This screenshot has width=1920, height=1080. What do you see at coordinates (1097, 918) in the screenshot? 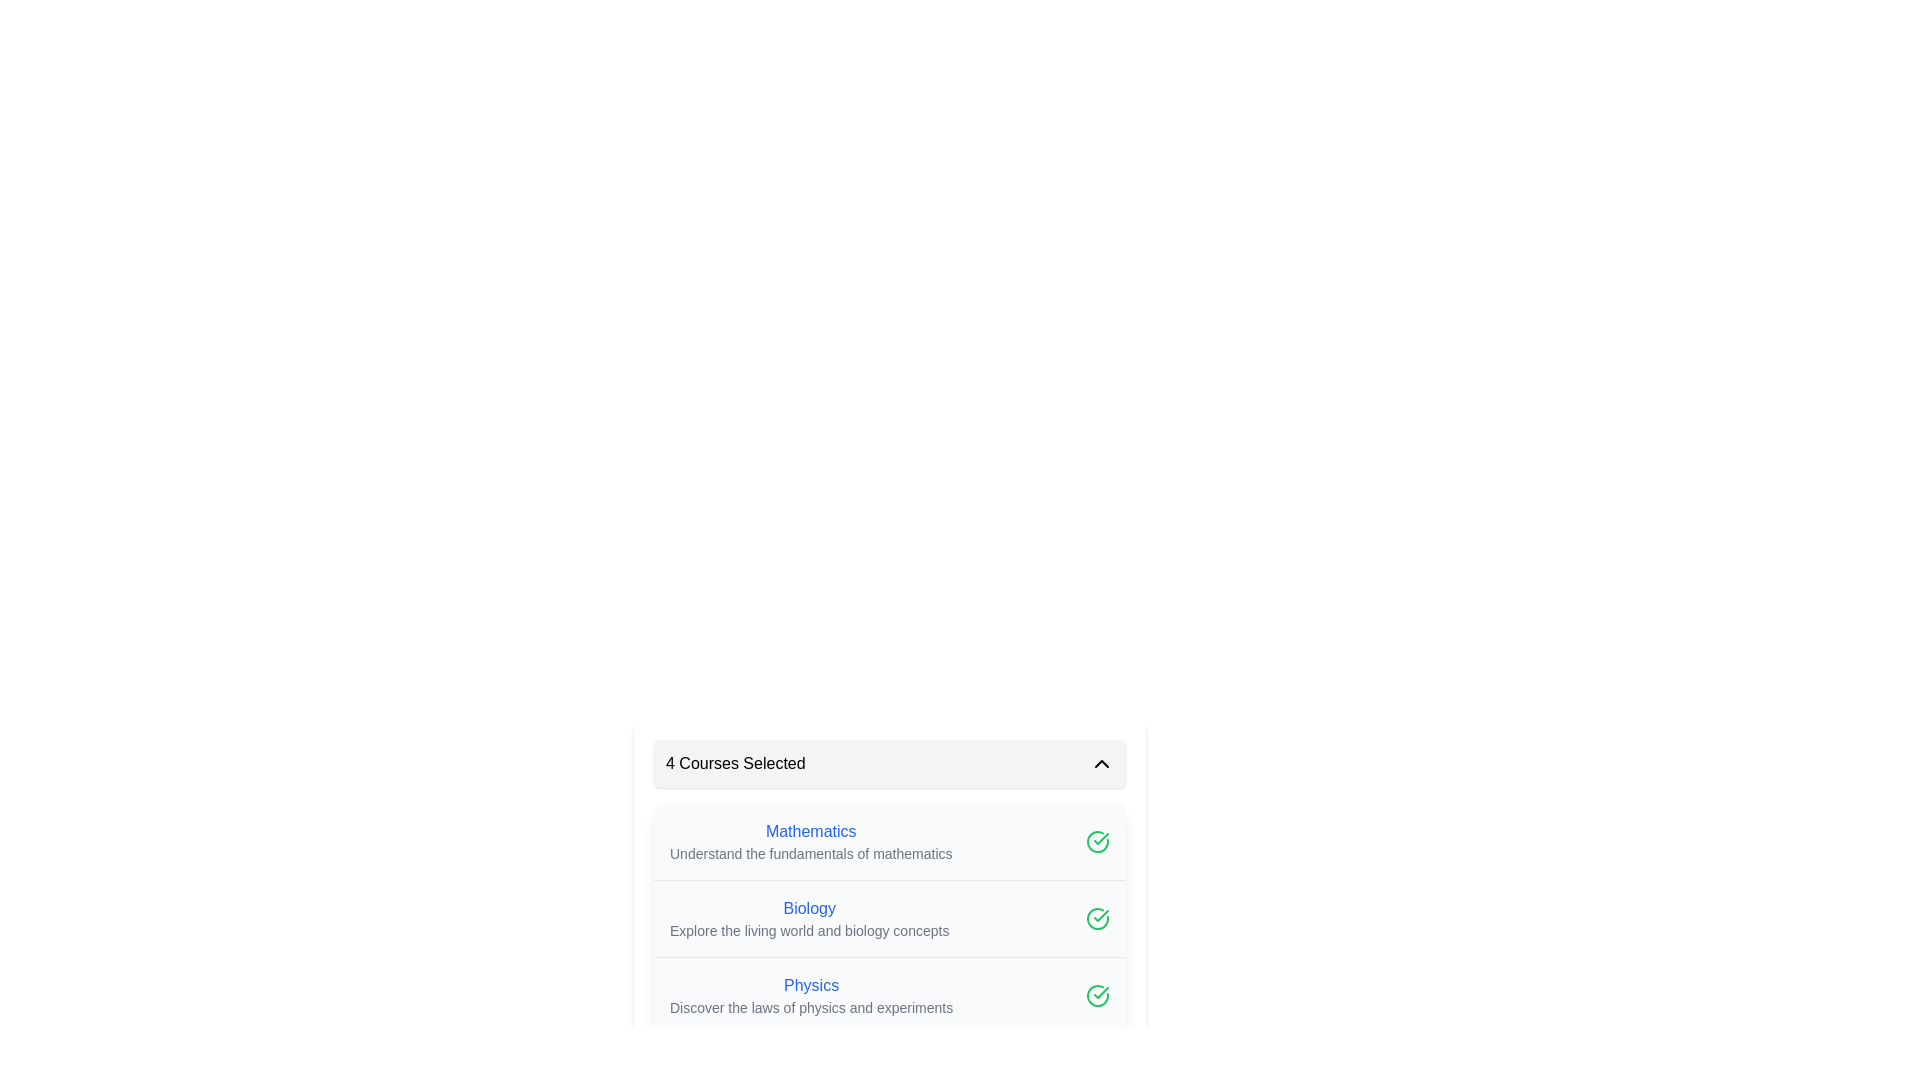
I see `the circular icon with a green outline and a checkmark inside, located to the right of the 'Biology' label` at bounding box center [1097, 918].